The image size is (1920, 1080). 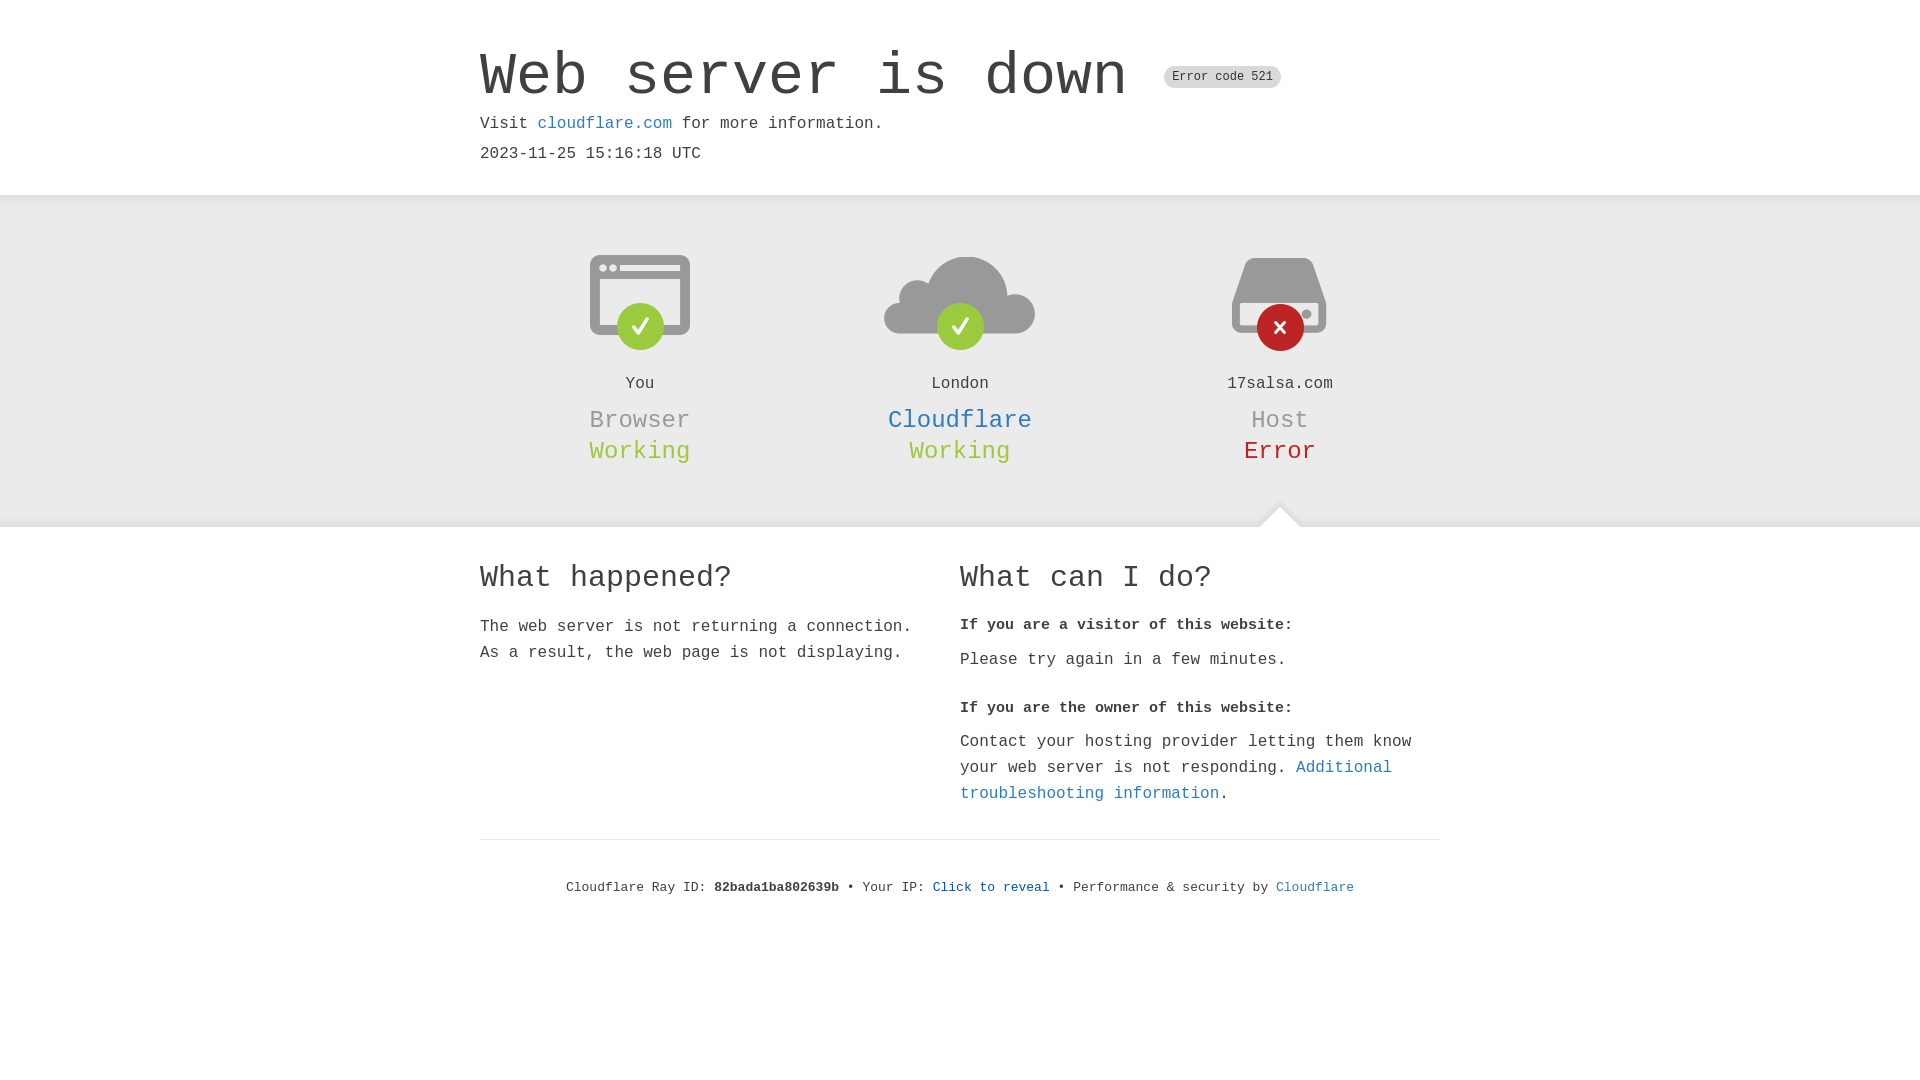 What do you see at coordinates (960, 419) in the screenshot?
I see `'Cloudflare'` at bounding box center [960, 419].